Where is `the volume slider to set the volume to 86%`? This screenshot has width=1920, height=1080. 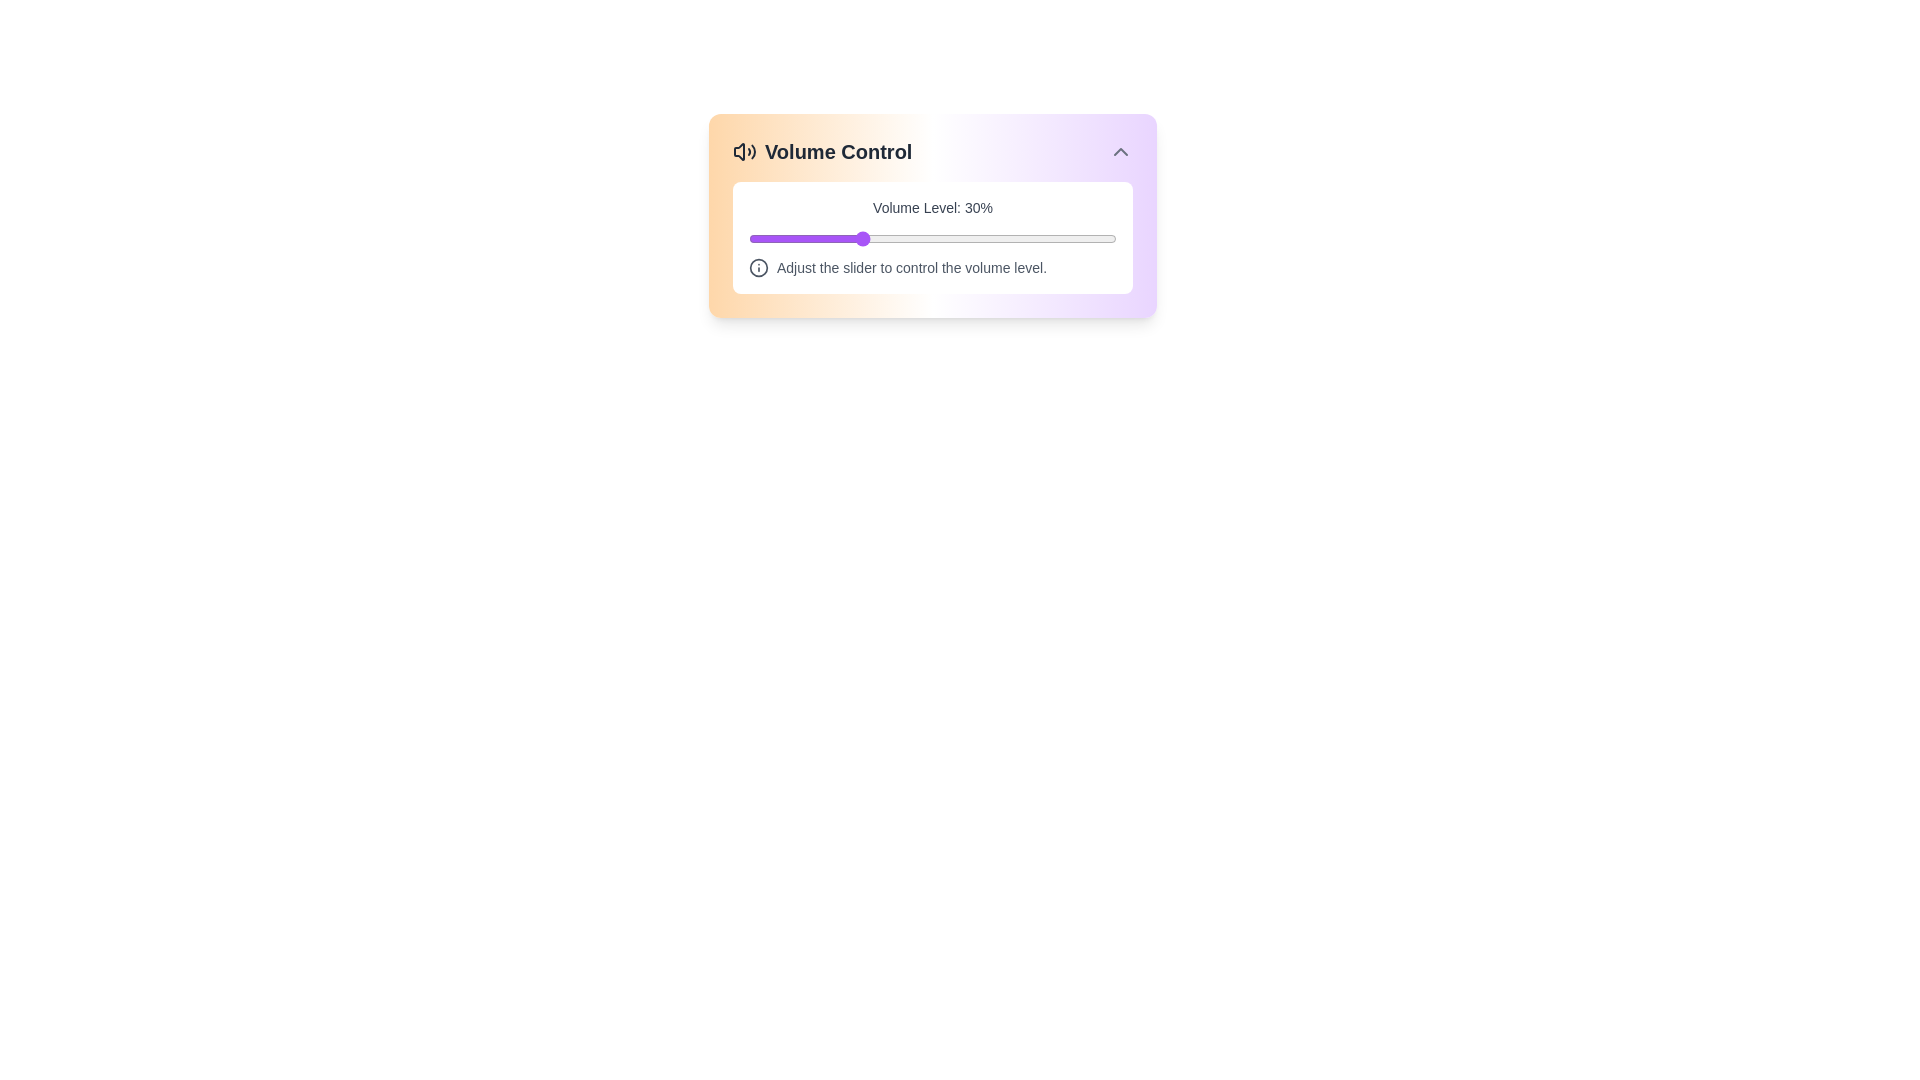 the volume slider to set the volume to 86% is located at coordinates (1064, 238).